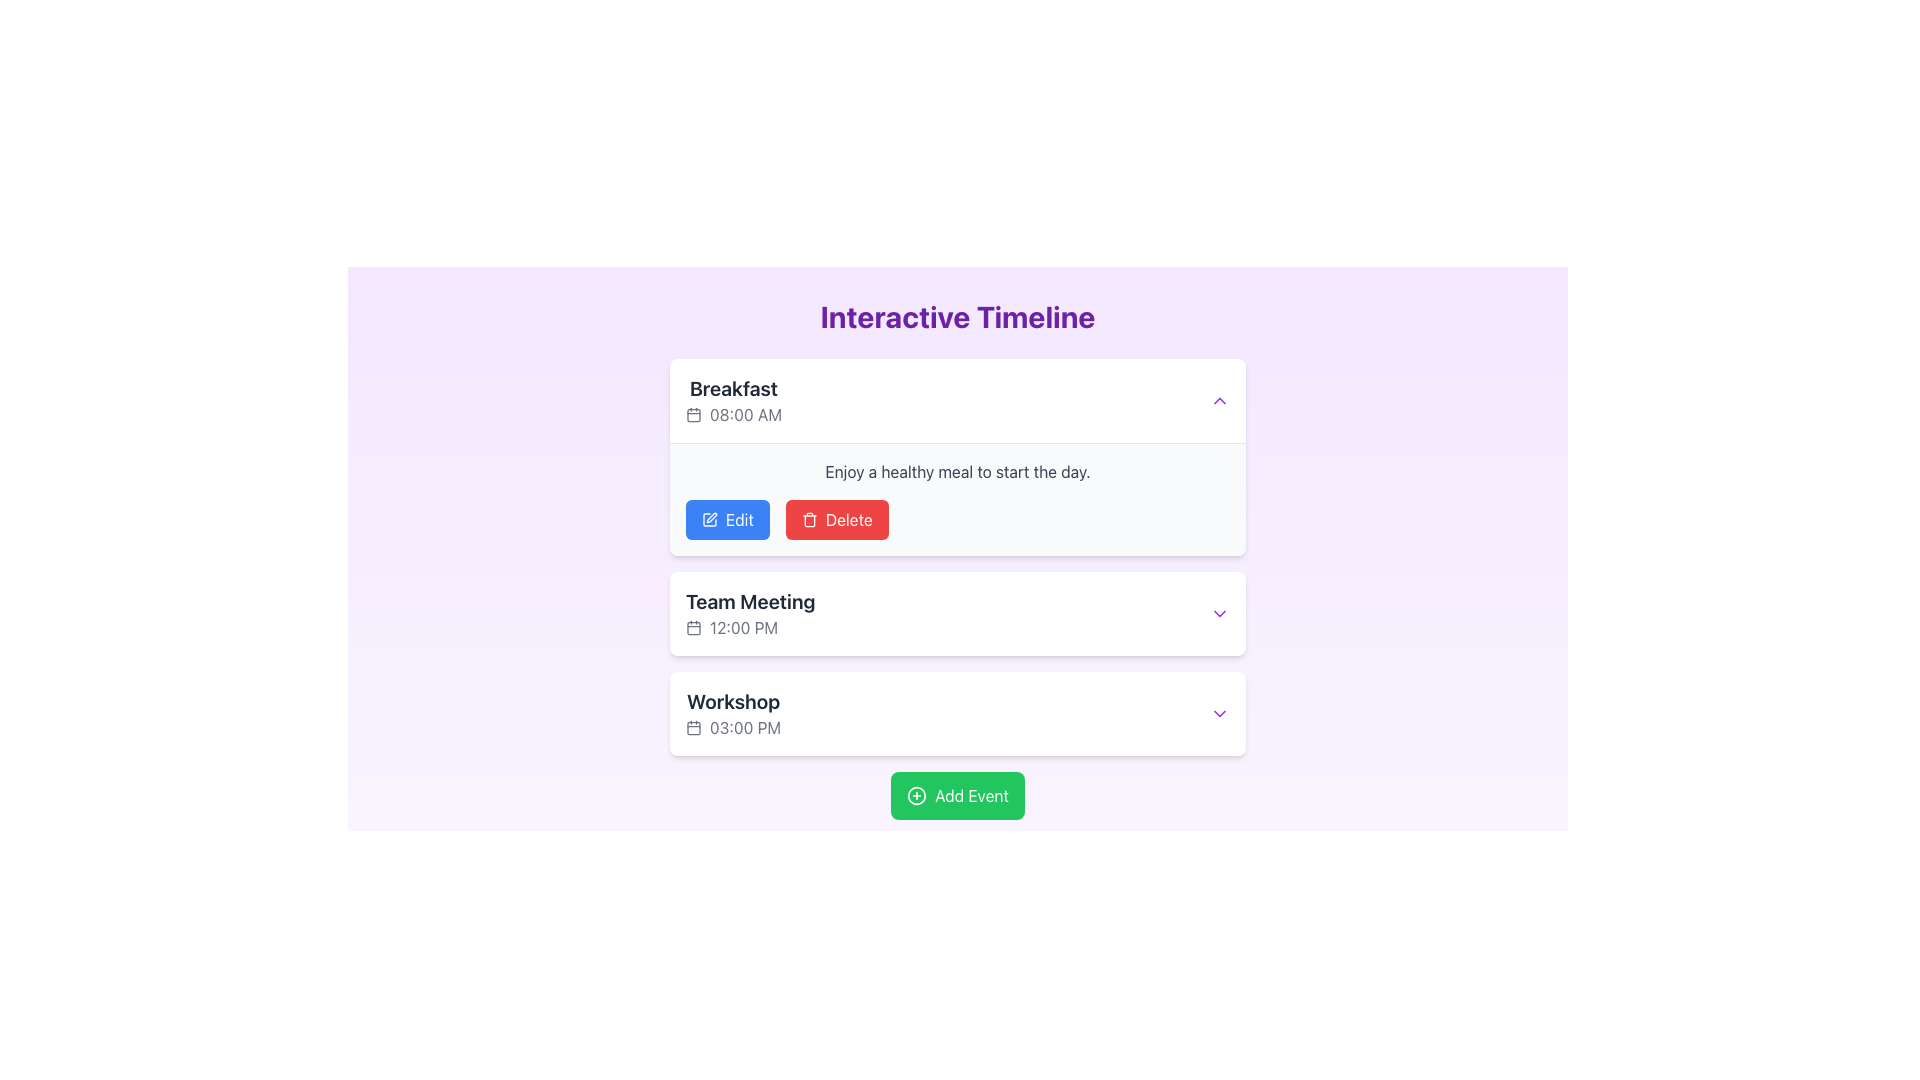 The image size is (1920, 1080). What do you see at coordinates (915, 794) in the screenshot?
I see `the outermost circular outline of the '+' icon located at the center of the green rectangular 'Add Event' button` at bounding box center [915, 794].